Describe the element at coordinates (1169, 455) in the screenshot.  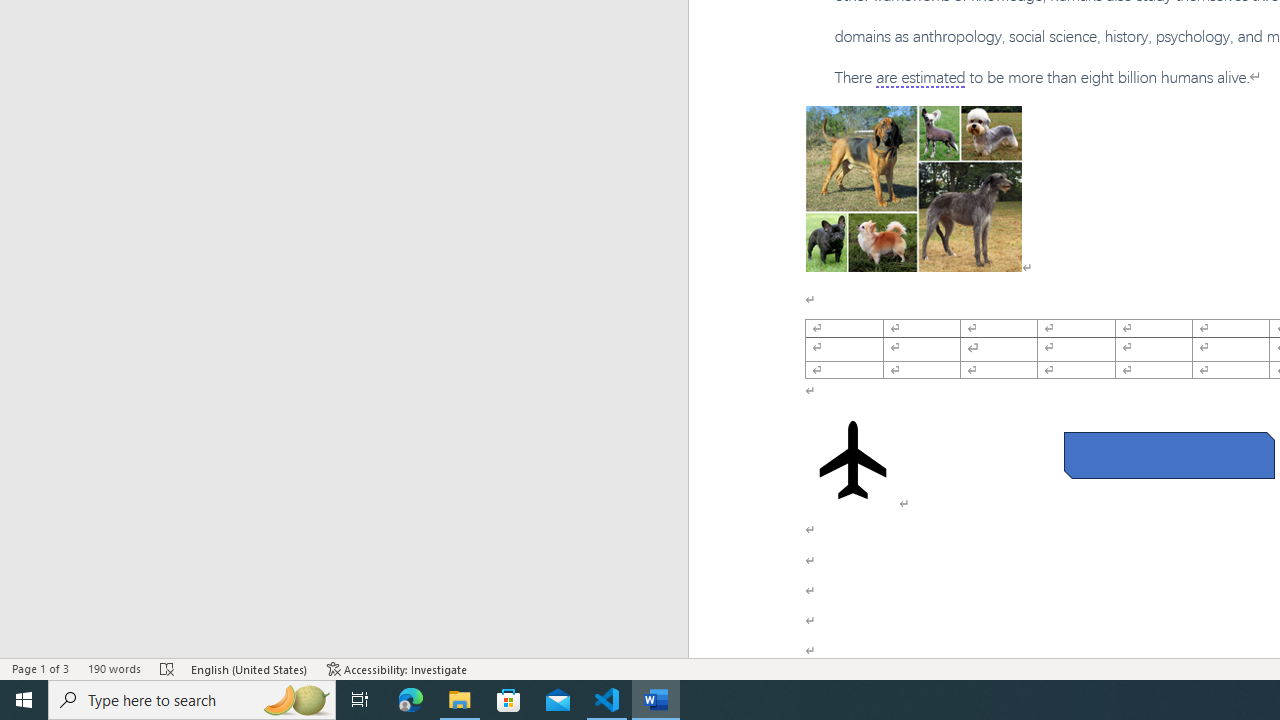
I see `'Rectangle: Diagonal Corners Snipped 2'` at that location.